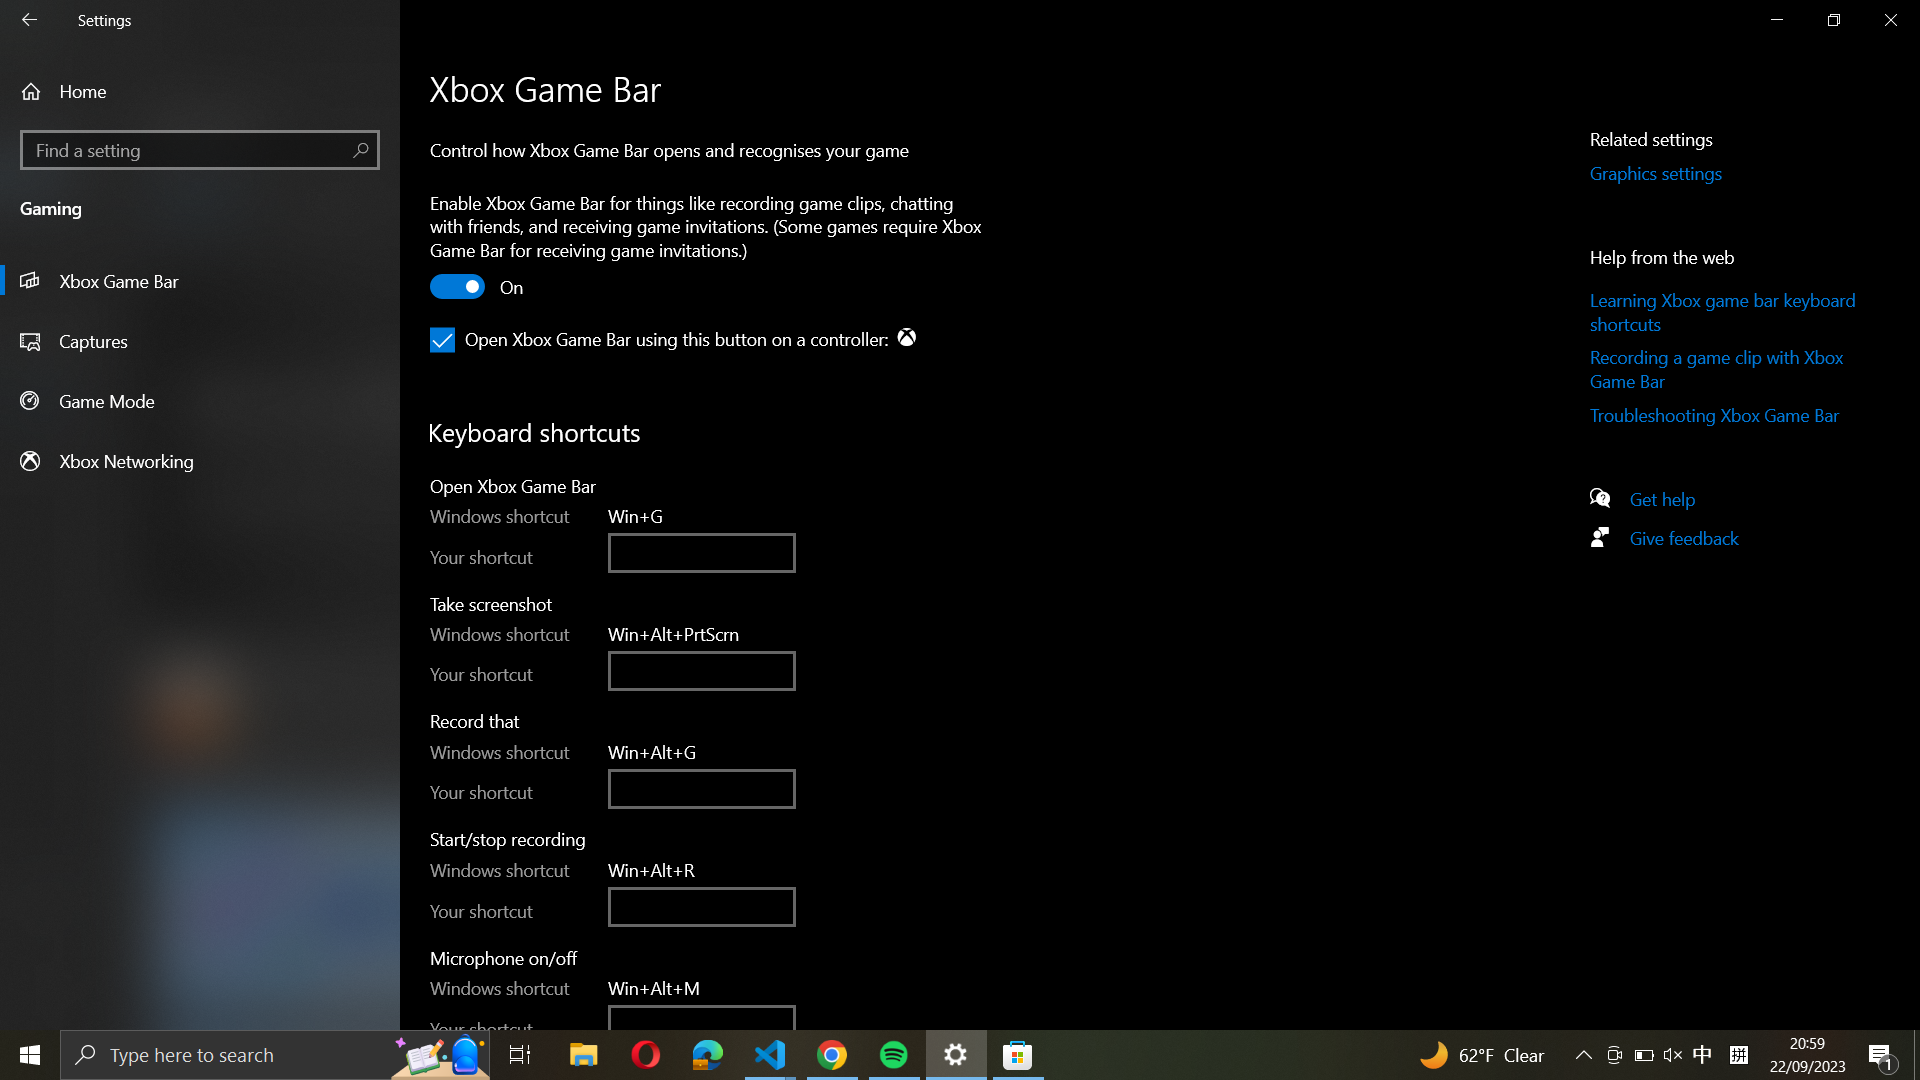 Image resolution: width=1920 pixels, height=1080 pixels. Describe the element at coordinates (200, 460) in the screenshot. I see `the Networking settings of Xbox` at that location.